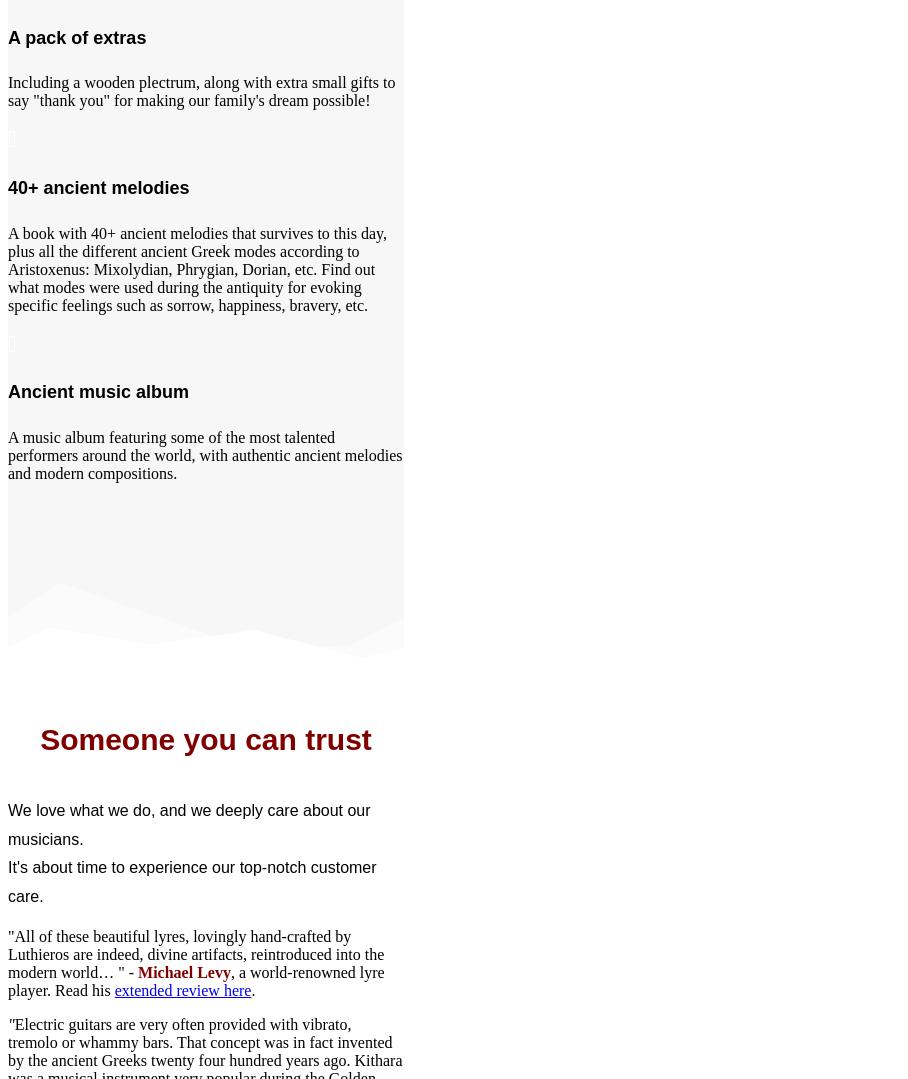 This screenshot has height=1079, width=908. I want to click on 'A book with 40+ ancient melodies that survives to this day, plus all the different ancient Greek modes according to Aristoxenus: Mixolydian, Phrygian, Dorian, etc. Find out what modes were used during the antiquity for evoking specific feelings such as sorrow, happiness, bravery, etc.', so click(6, 268).